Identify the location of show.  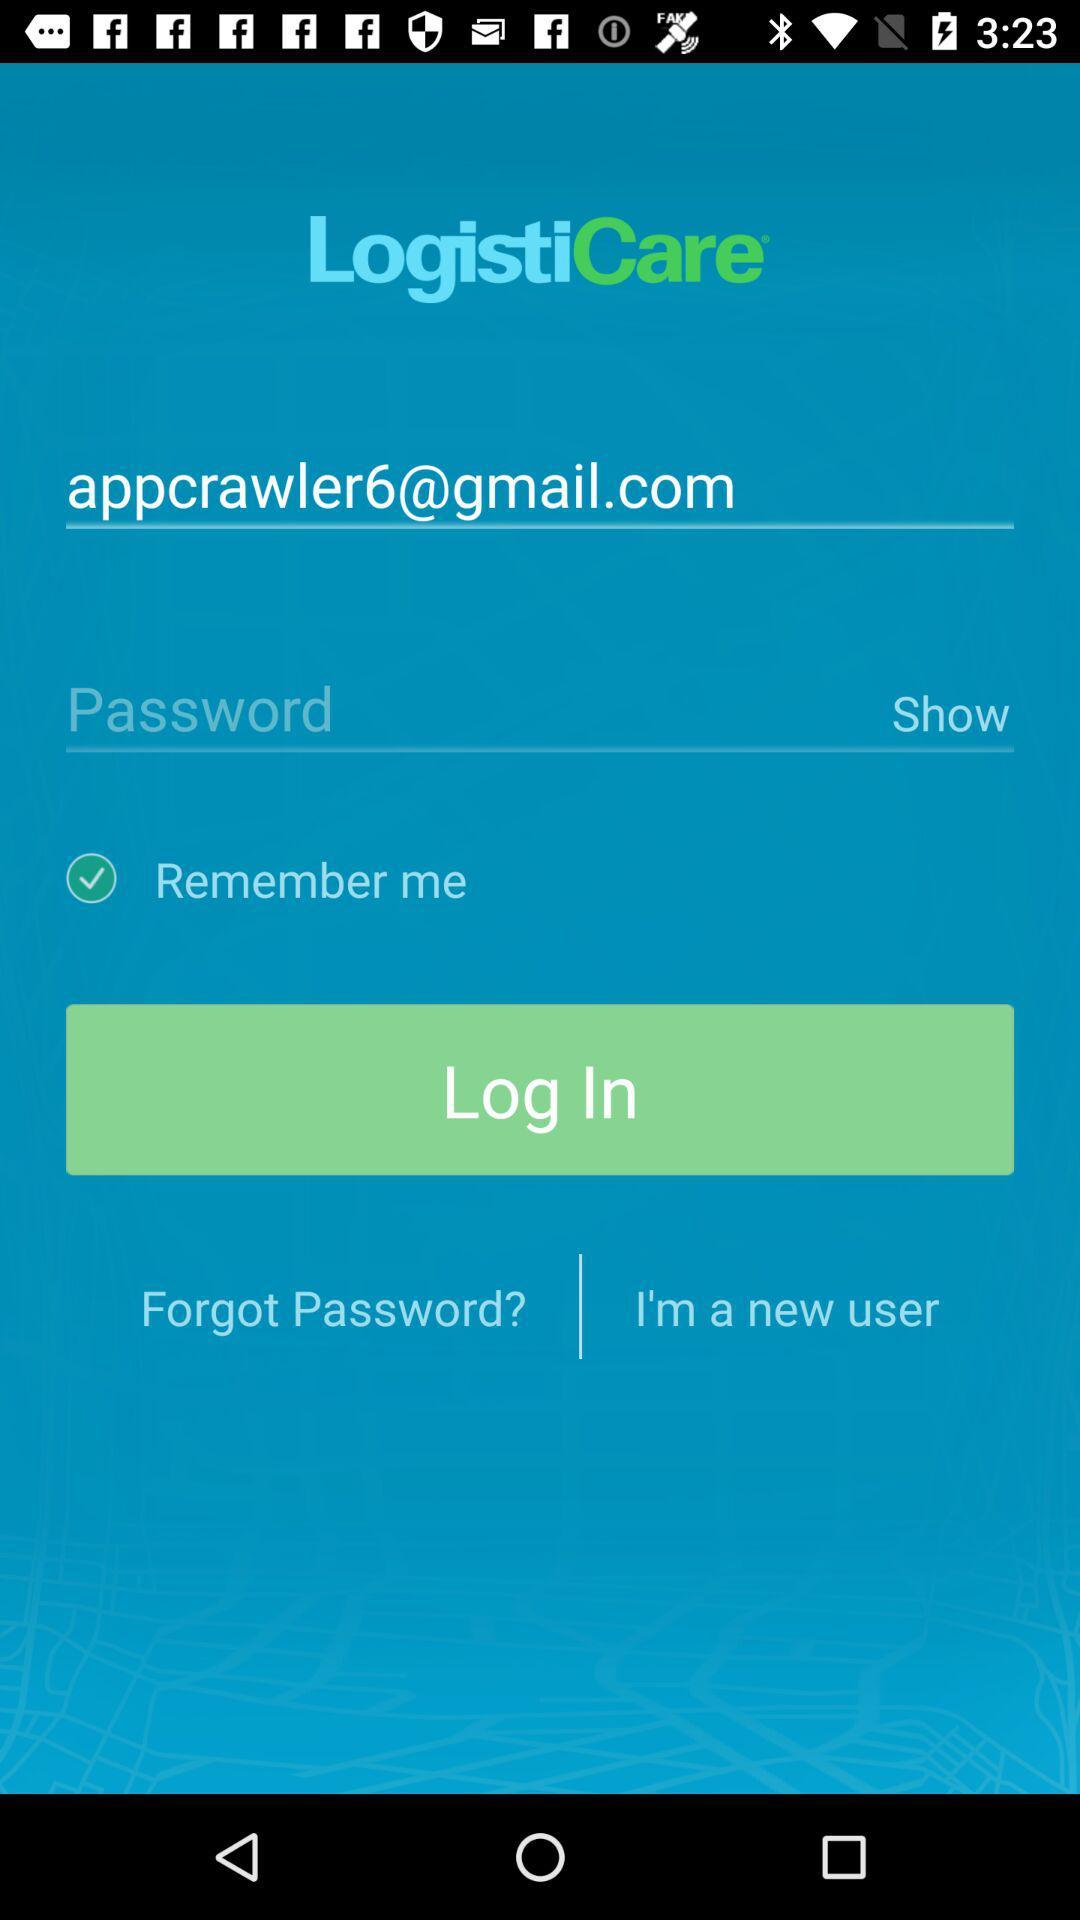
(947, 708).